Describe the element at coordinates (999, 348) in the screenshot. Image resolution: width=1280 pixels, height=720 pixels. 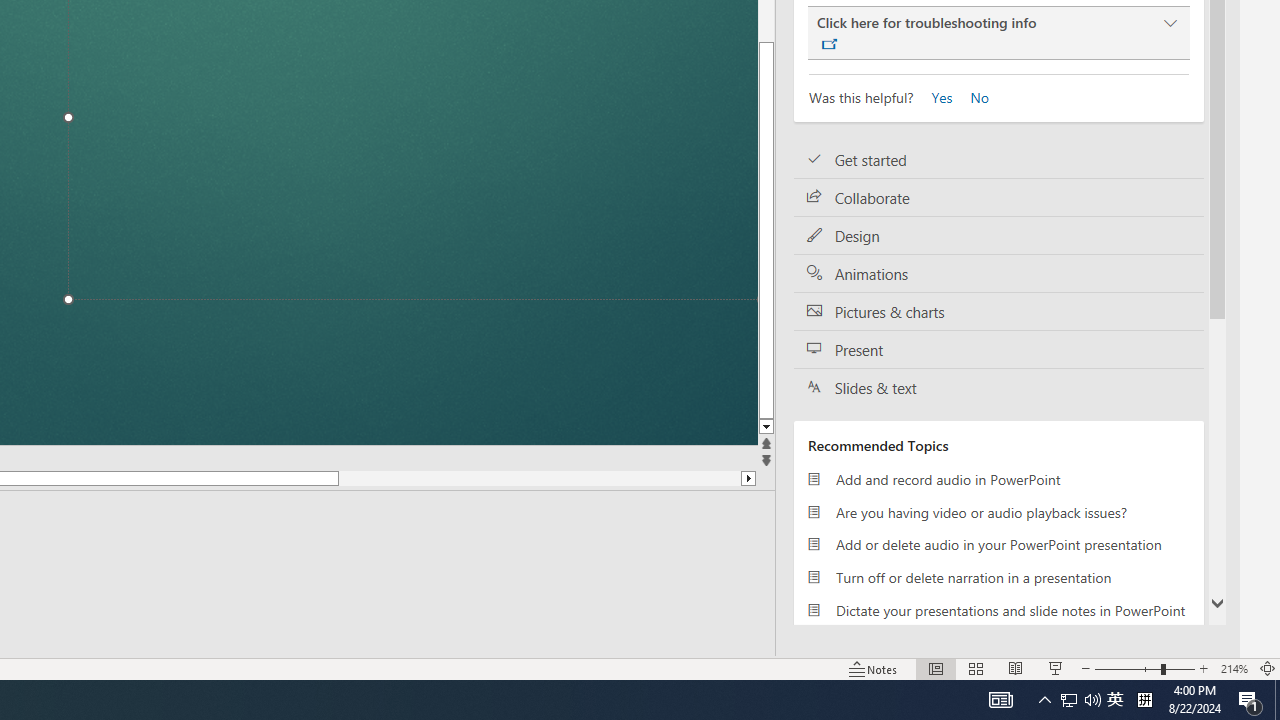
I see `'Present'` at that location.